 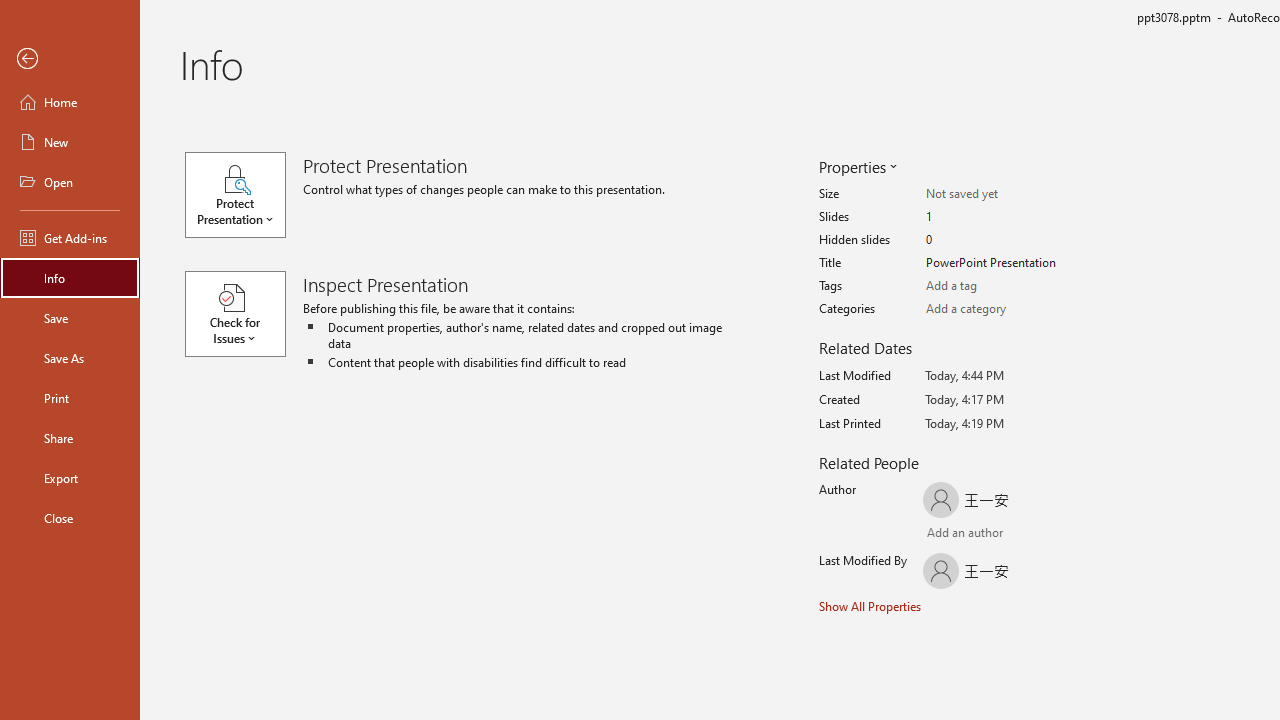 What do you see at coordinates (1004, 309) in the screenshot?
I see `'Categories'` at bounding box center [1004, 309].